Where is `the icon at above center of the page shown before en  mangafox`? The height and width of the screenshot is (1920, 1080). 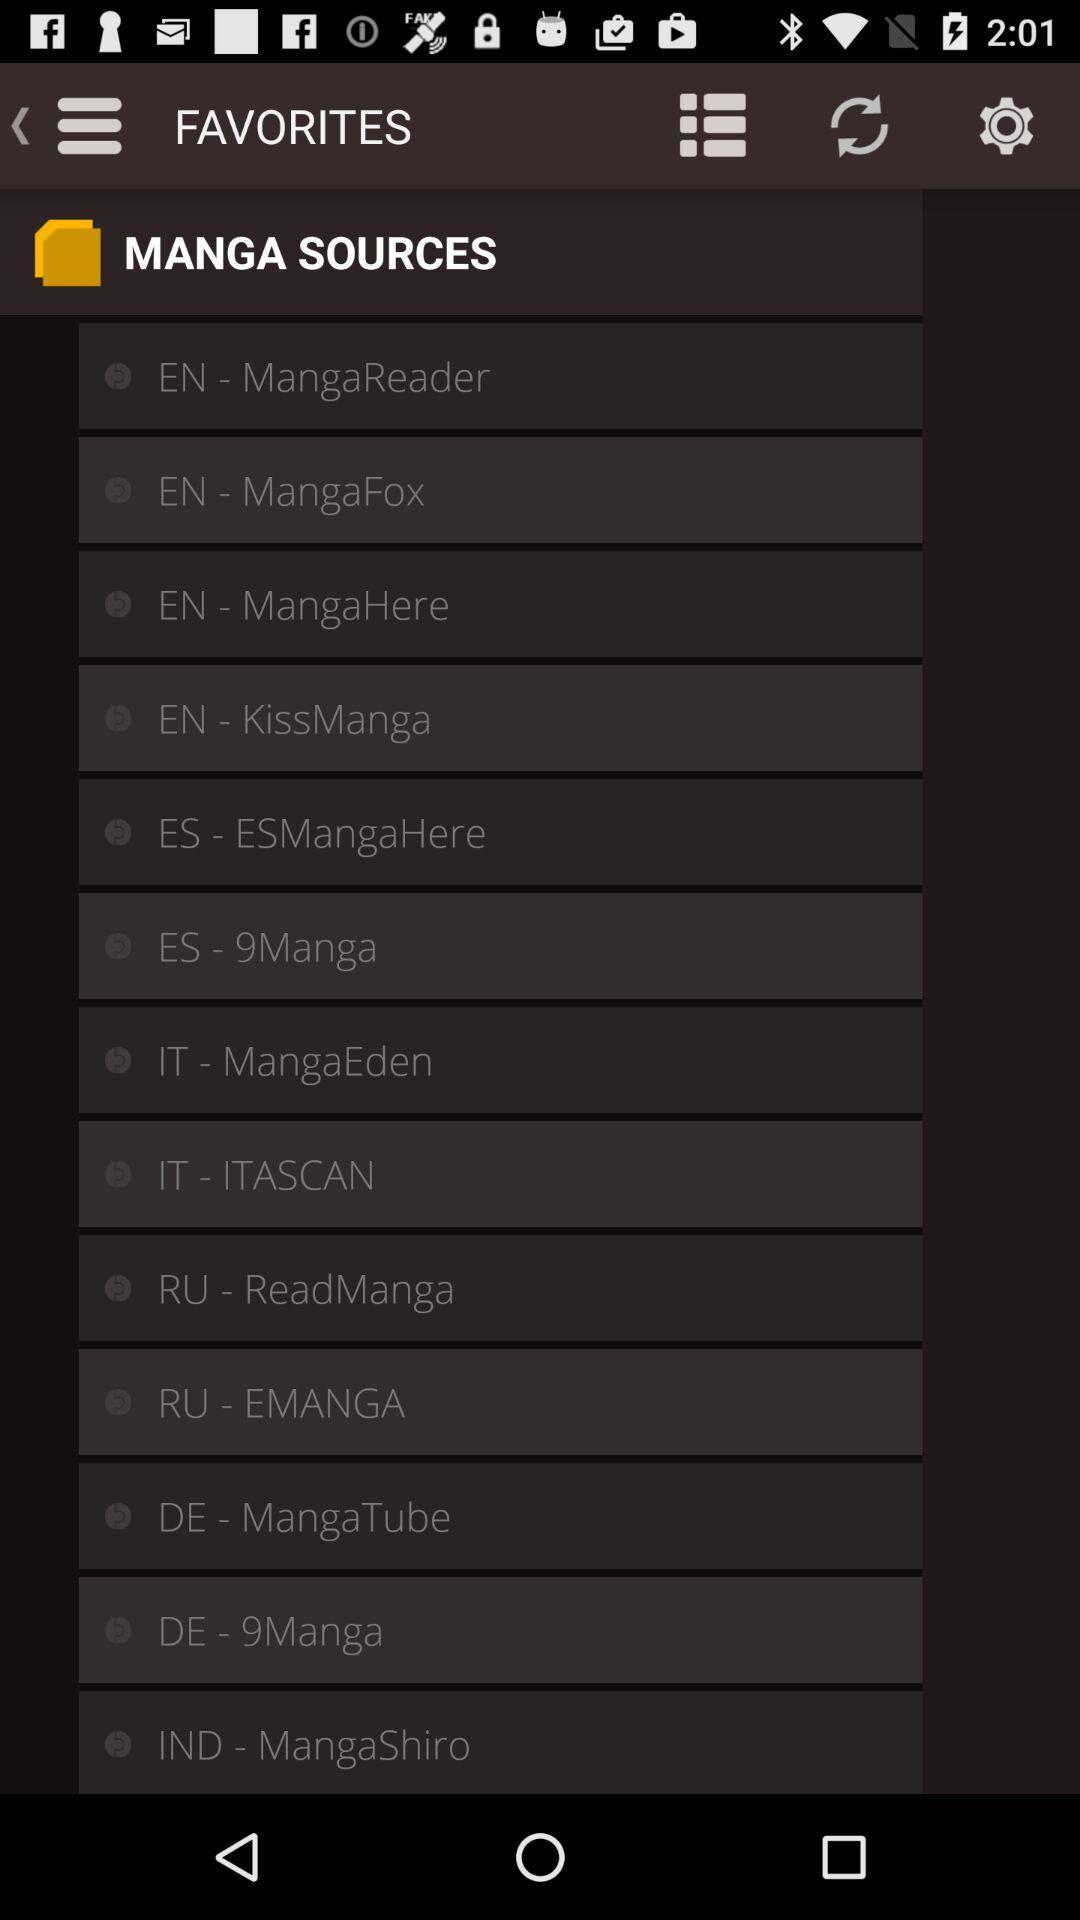 the icon at above center of the page shown before en  mangafox is located at coordinates (104, 489).